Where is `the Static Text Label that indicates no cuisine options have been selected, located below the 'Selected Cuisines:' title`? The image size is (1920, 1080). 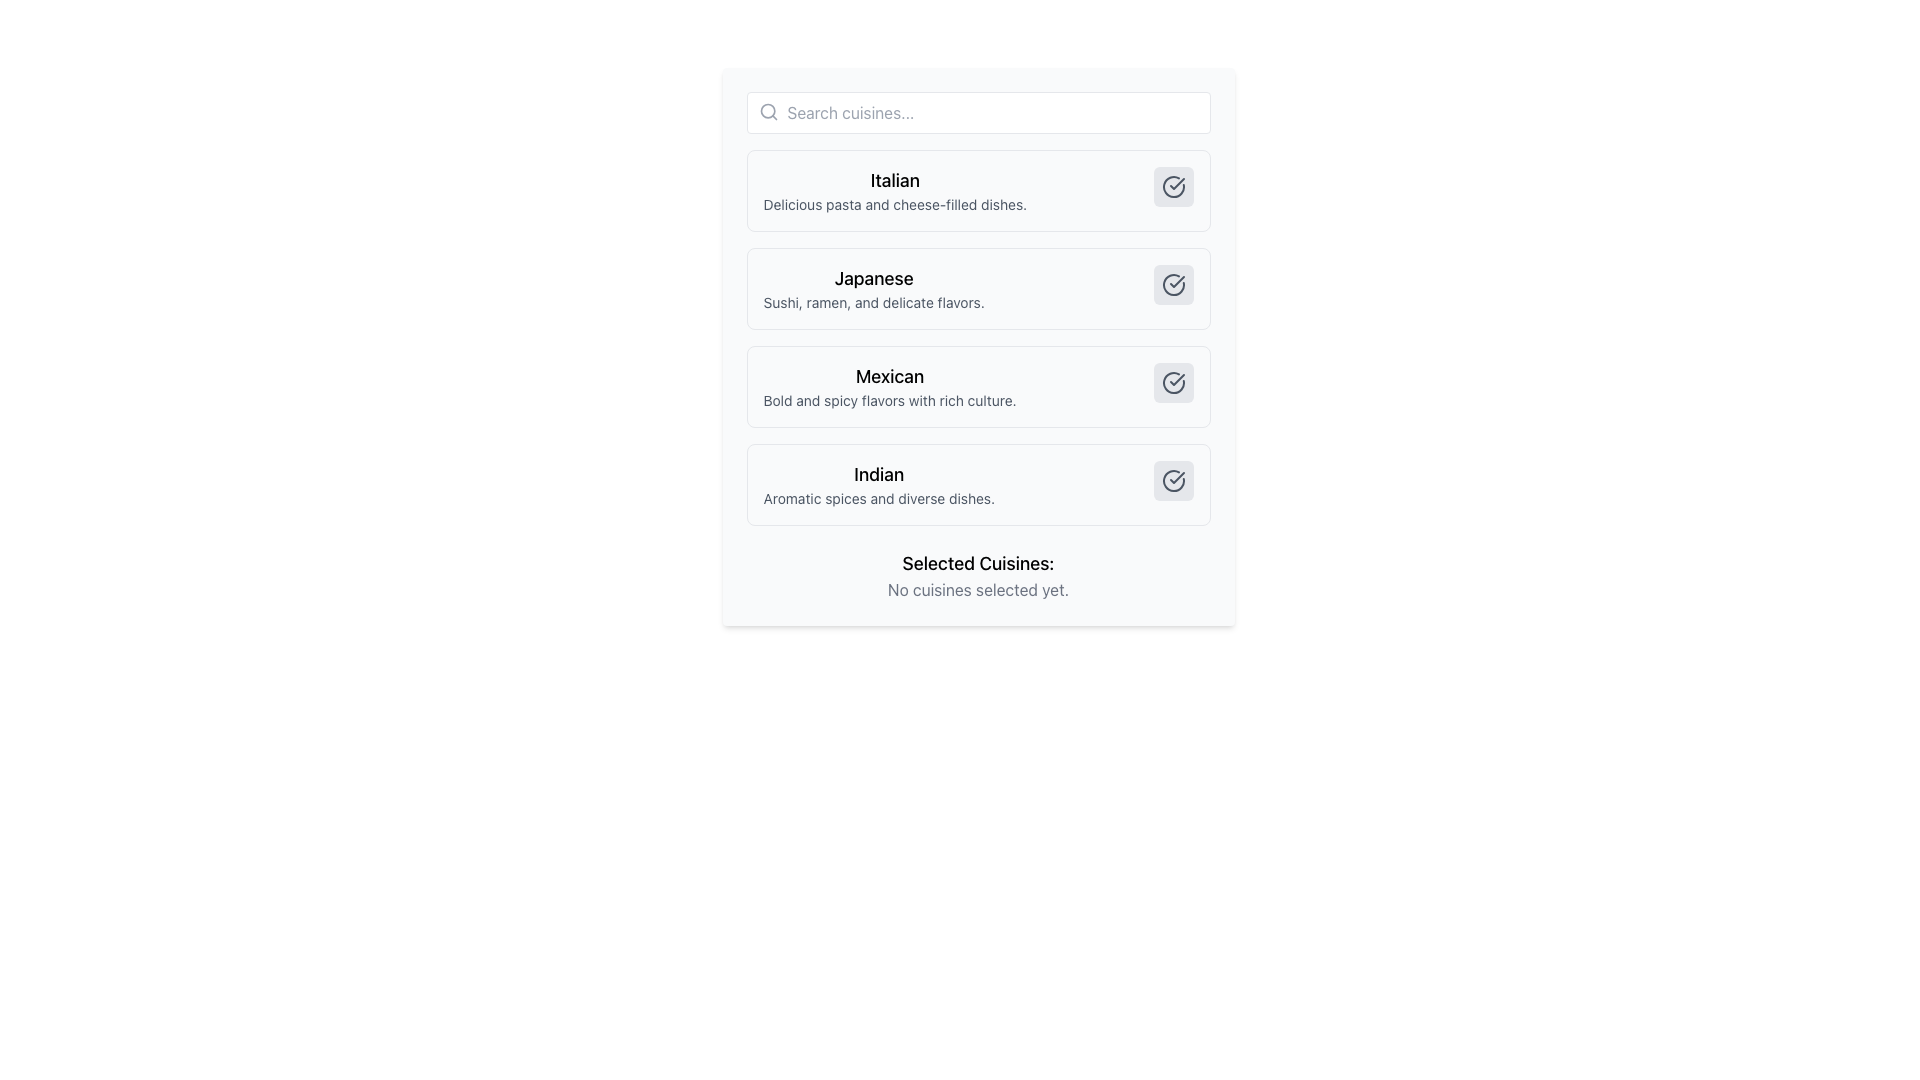 the Static Text Label that indicates no cuisine options have been selected, located below the 'Selected Cuisines:' title is located at coordinates (978, 589).